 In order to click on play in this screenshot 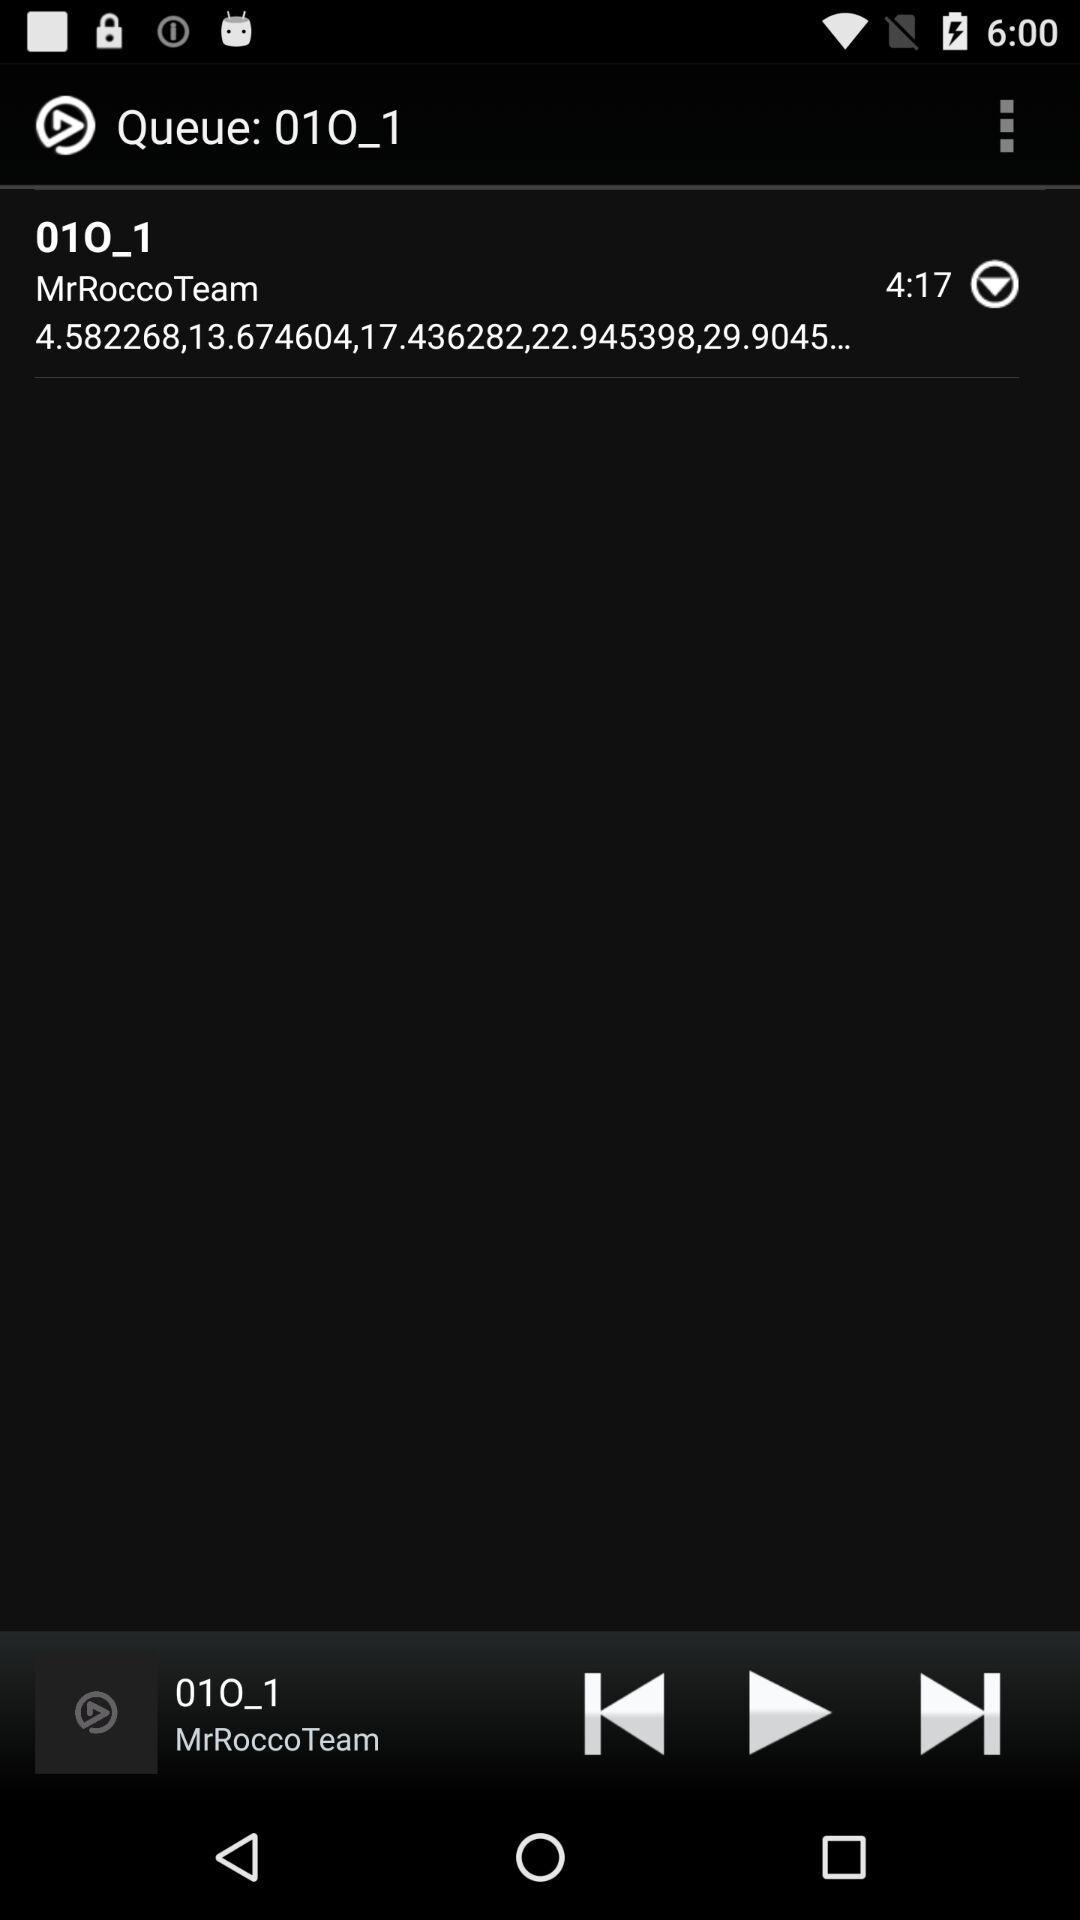, I will do `click(790, 1711)`.